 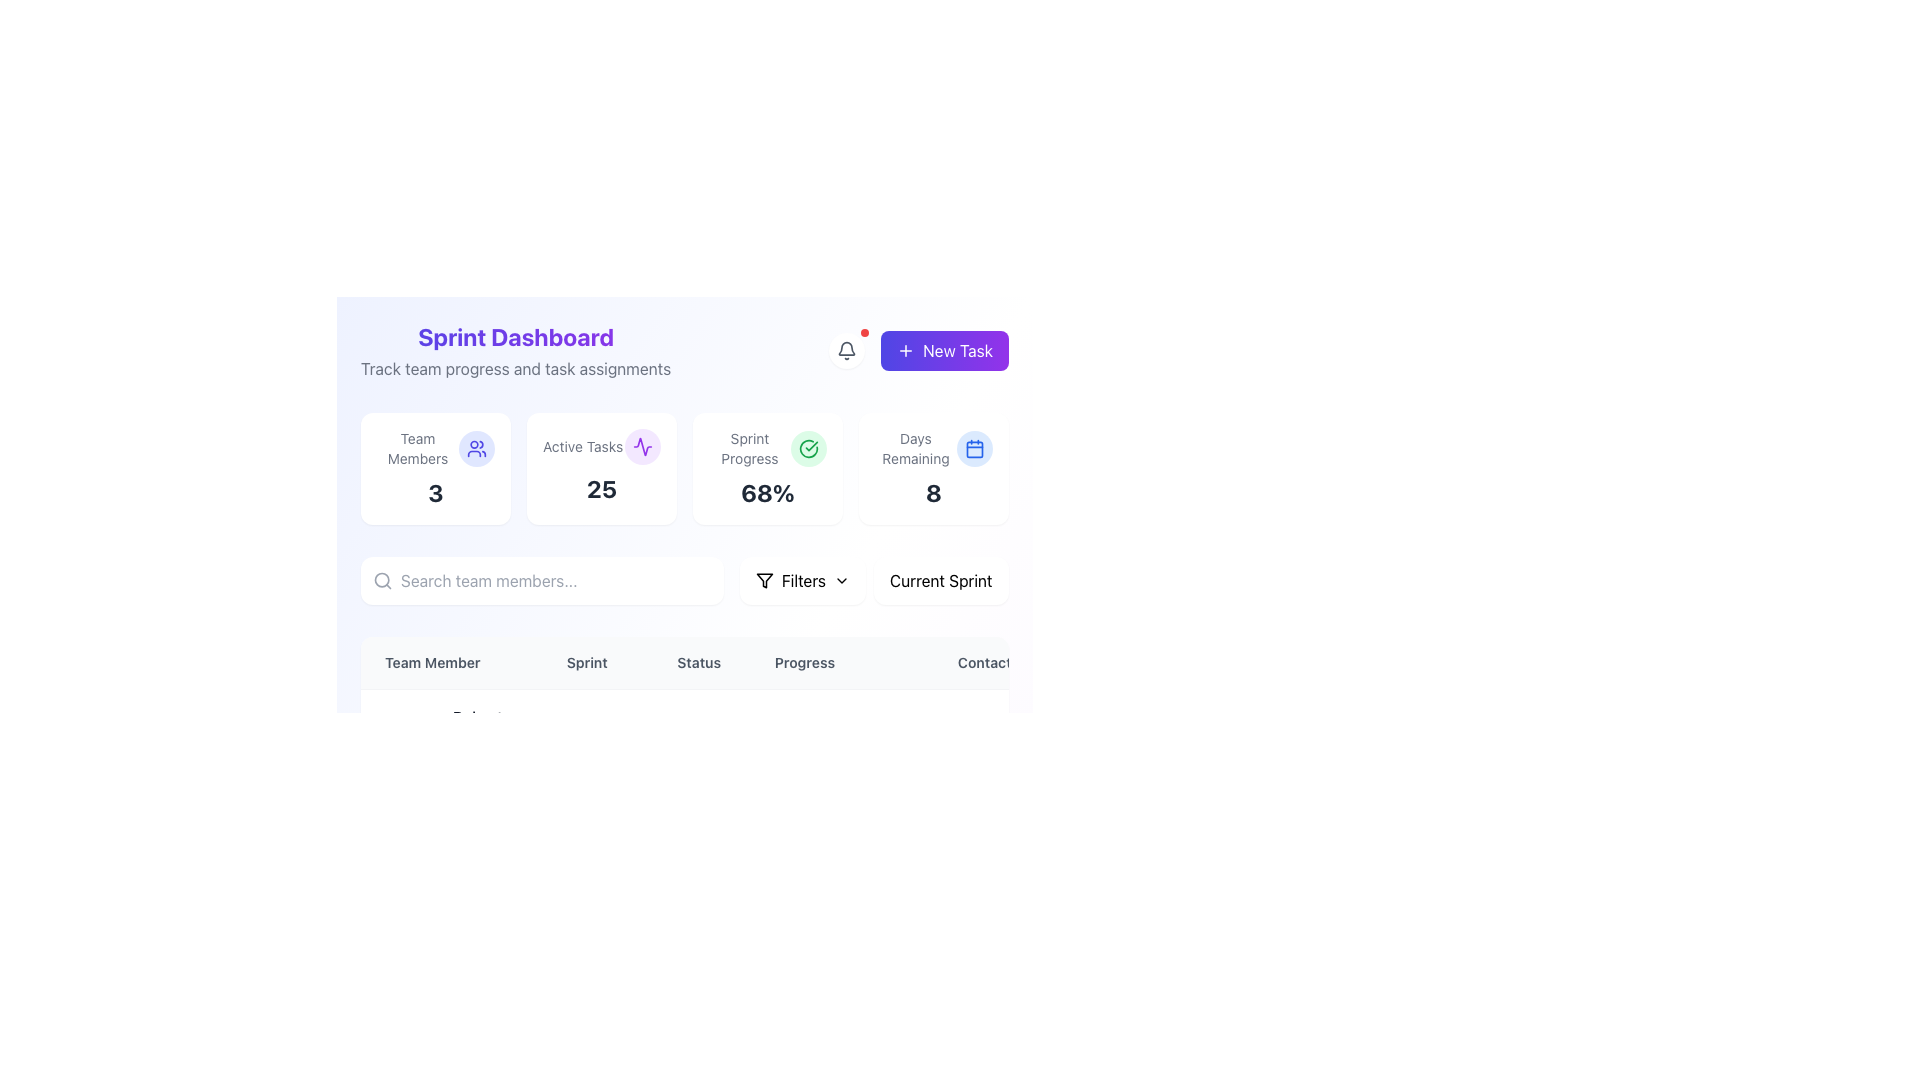 What do you see at coordinates (940, 581) in the screenshot?
I see `the 'Current Sprint' button, which is a rectangular button with a white background and black center-aligned text, located to the right of the 'Filters' button` at bounding box center [940, 581].